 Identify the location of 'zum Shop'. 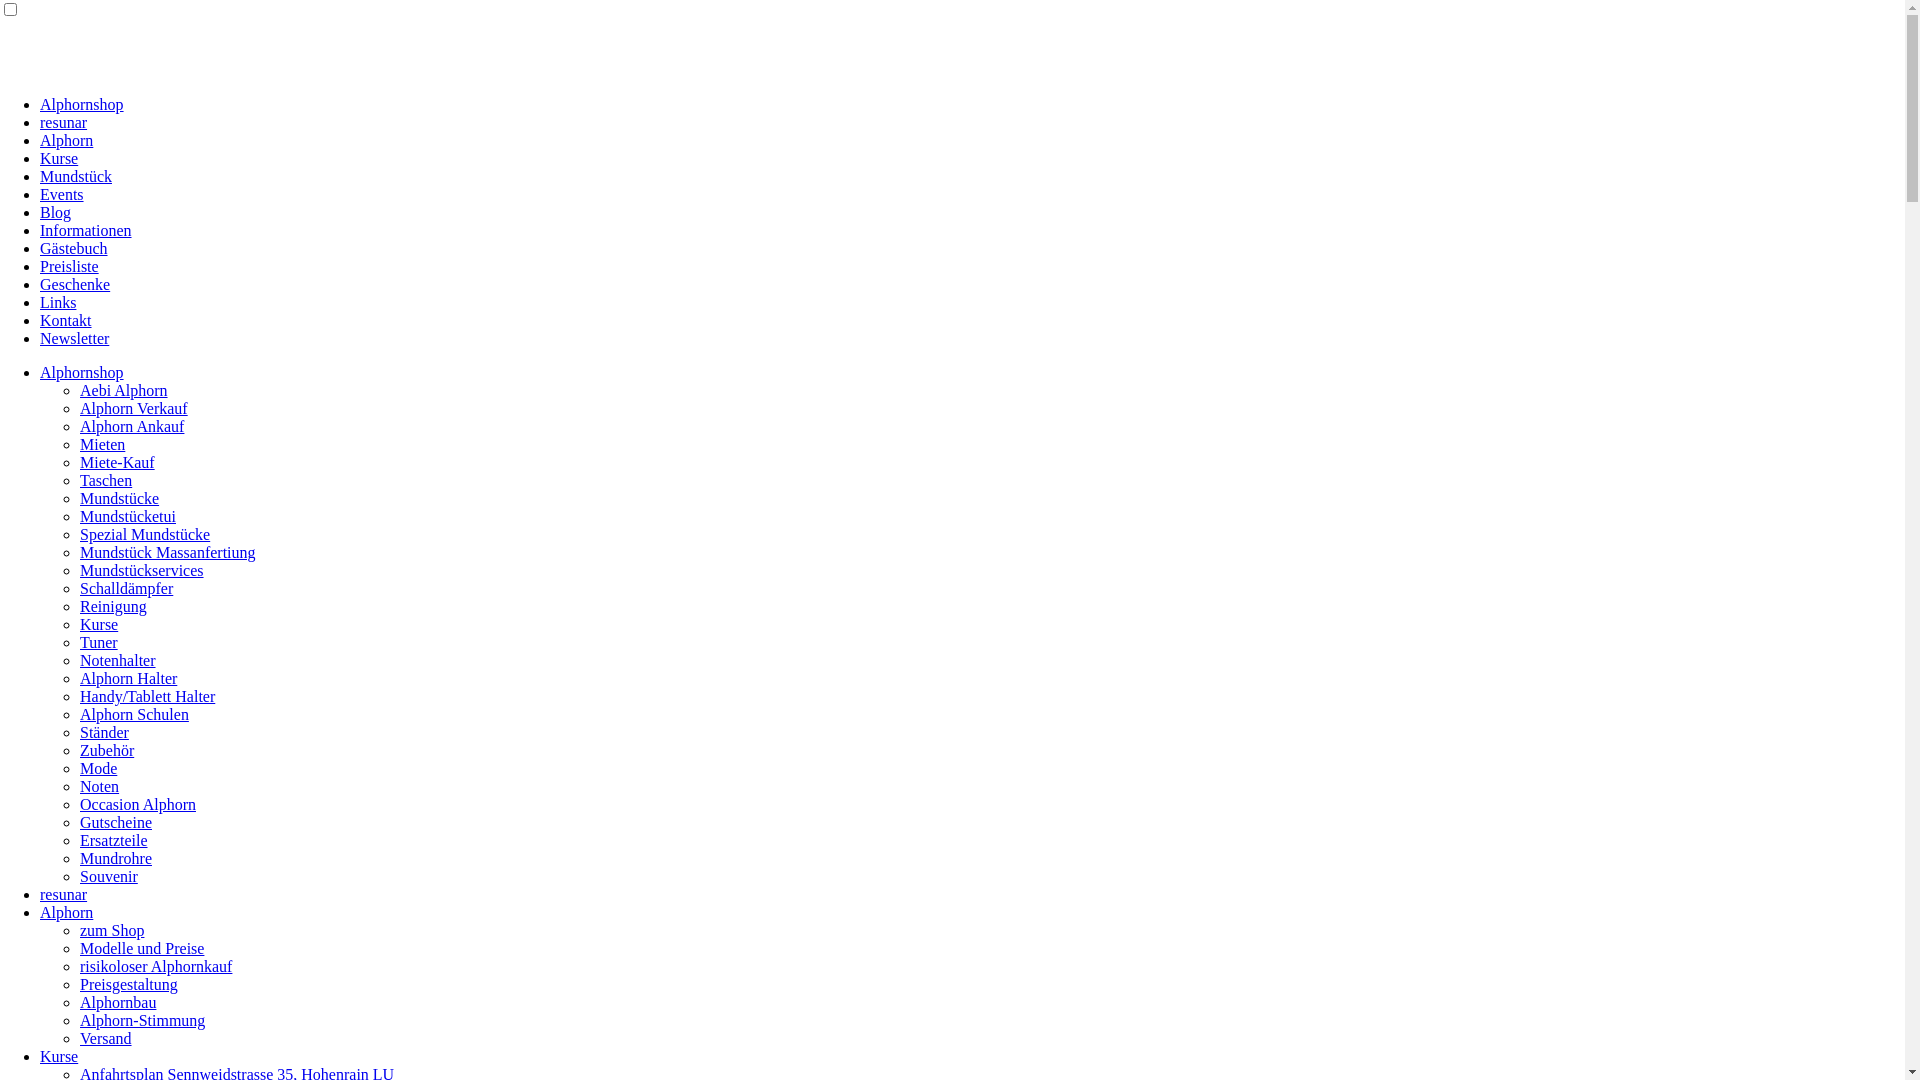
(110, 930).